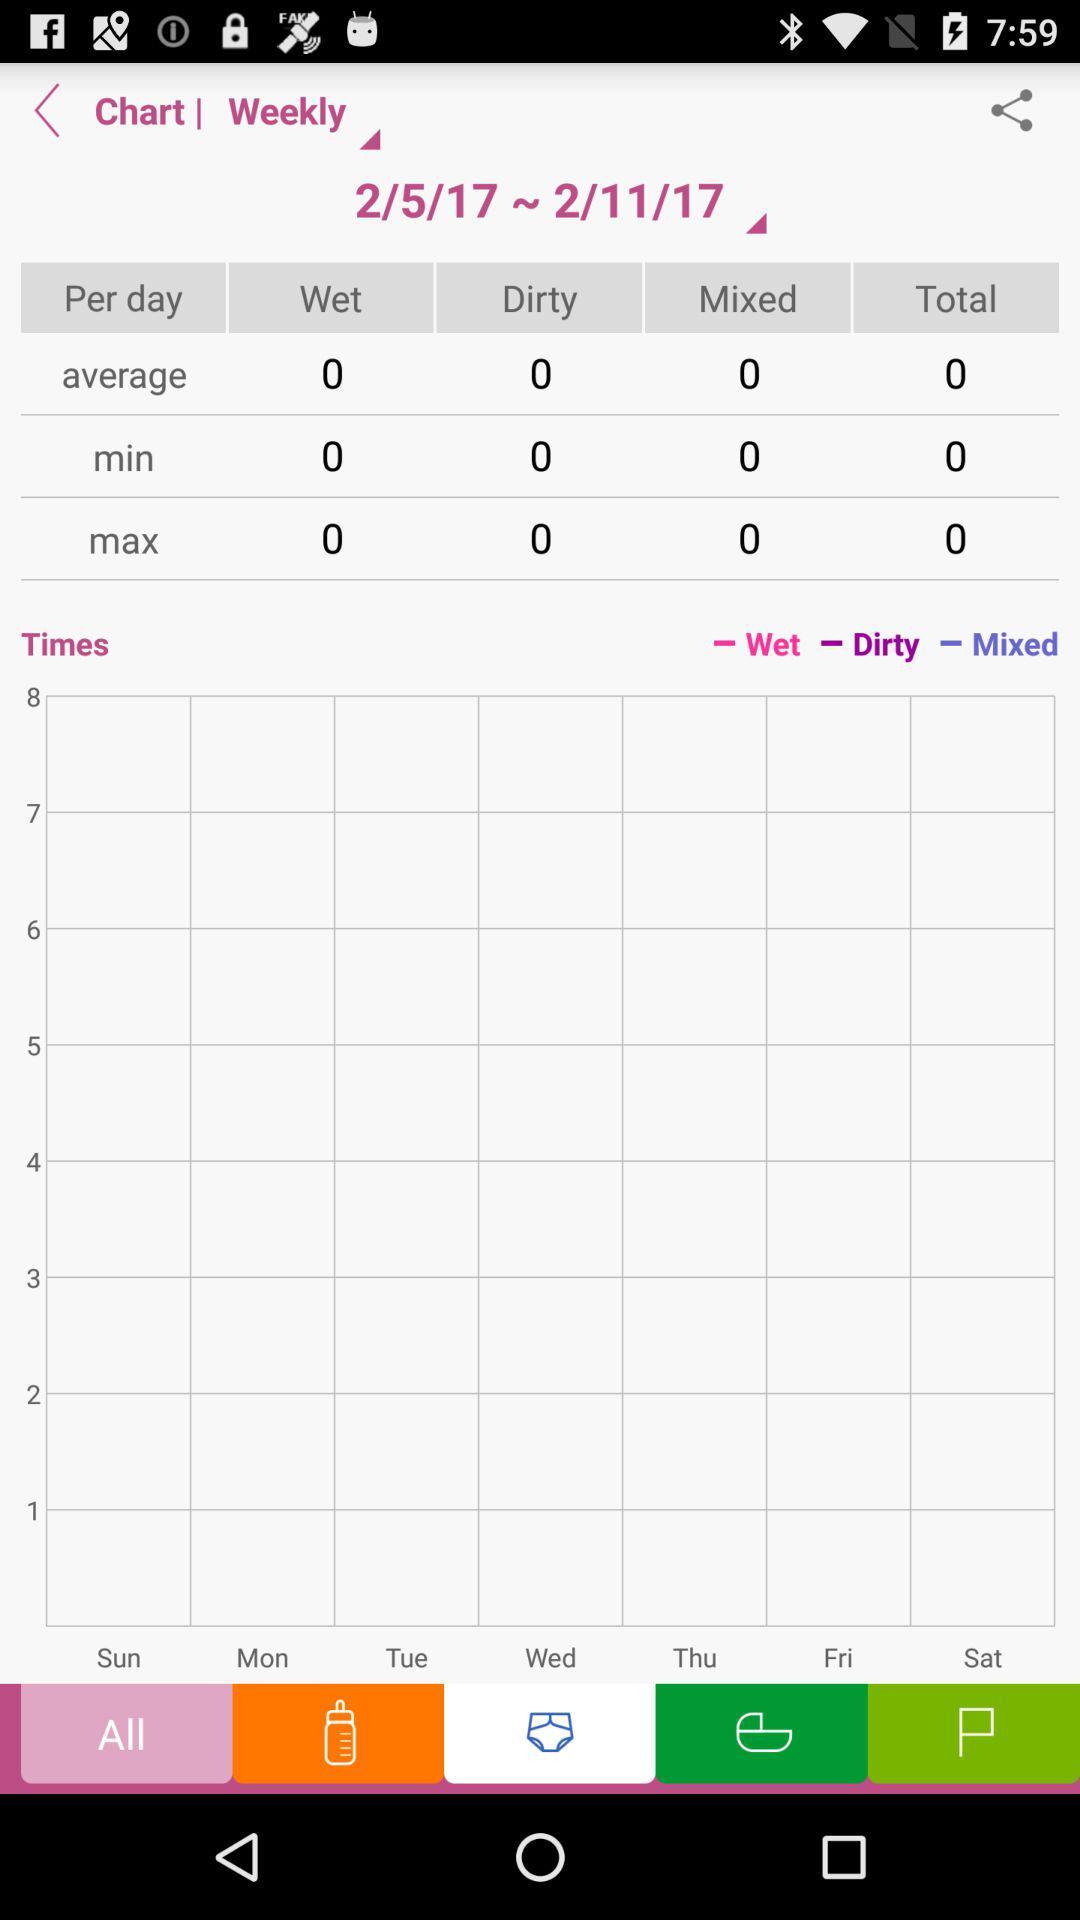  What do you see at coordinates (46, 117) in the screenshot?
I see `the arrow_backward icon` at bounding box center [46, 117].